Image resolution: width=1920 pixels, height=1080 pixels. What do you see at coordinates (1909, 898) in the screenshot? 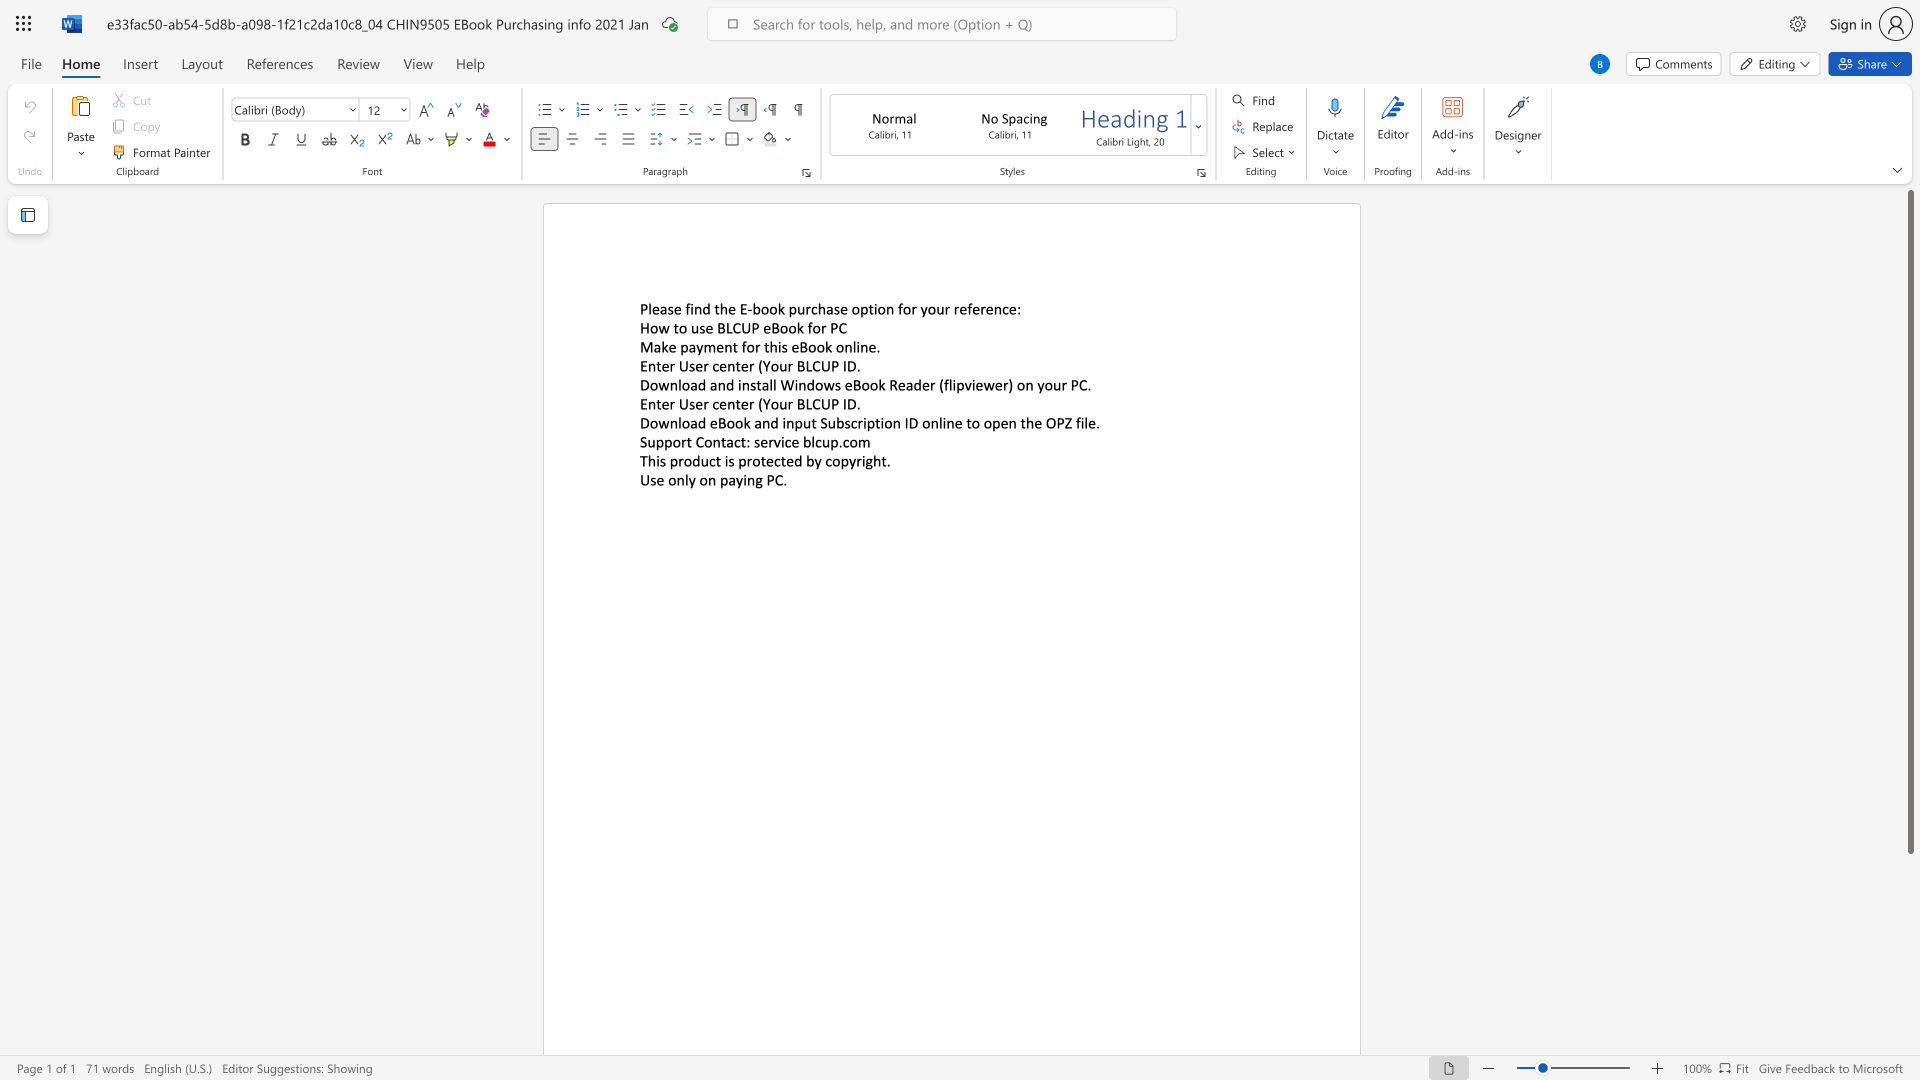
I see `the scrollbar on the side` at bounding box center [1909, 898].